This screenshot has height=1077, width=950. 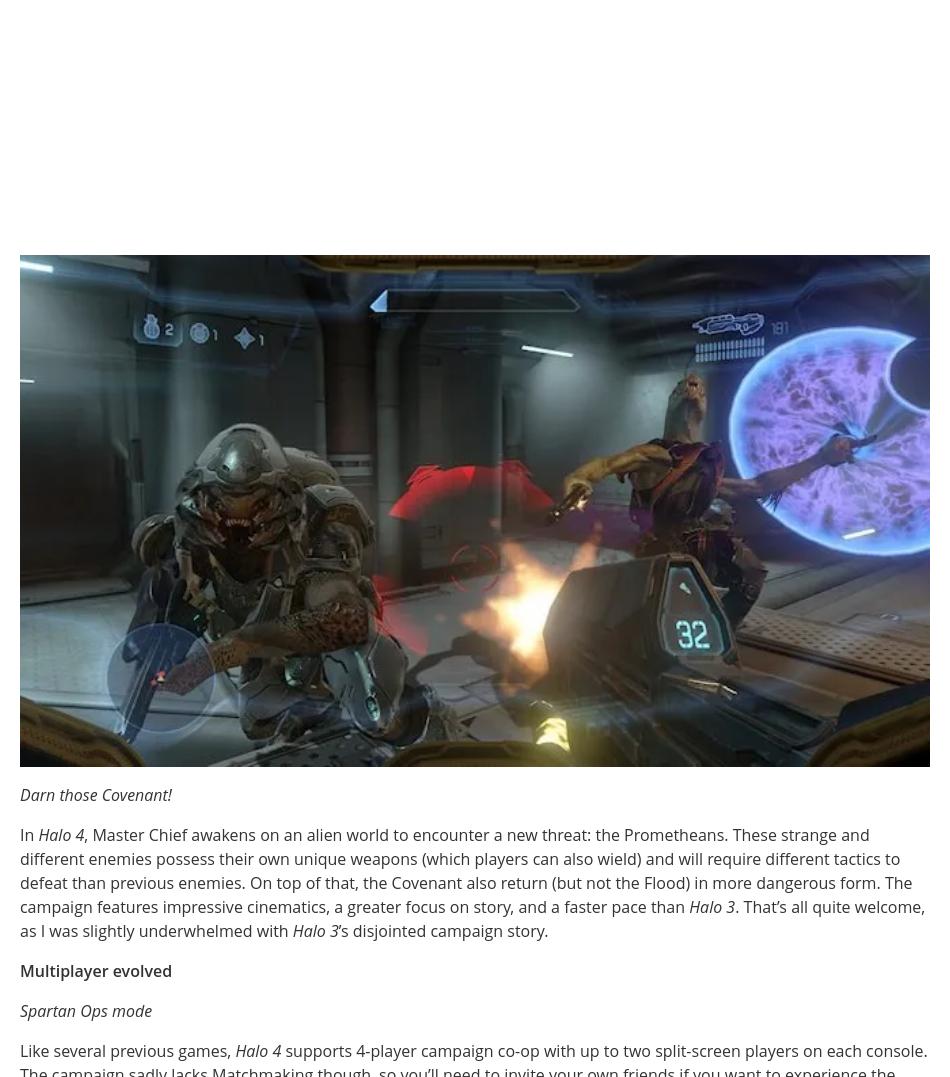 I want to click on 'Spartan Ops mode', so click(x=85, y=1009).